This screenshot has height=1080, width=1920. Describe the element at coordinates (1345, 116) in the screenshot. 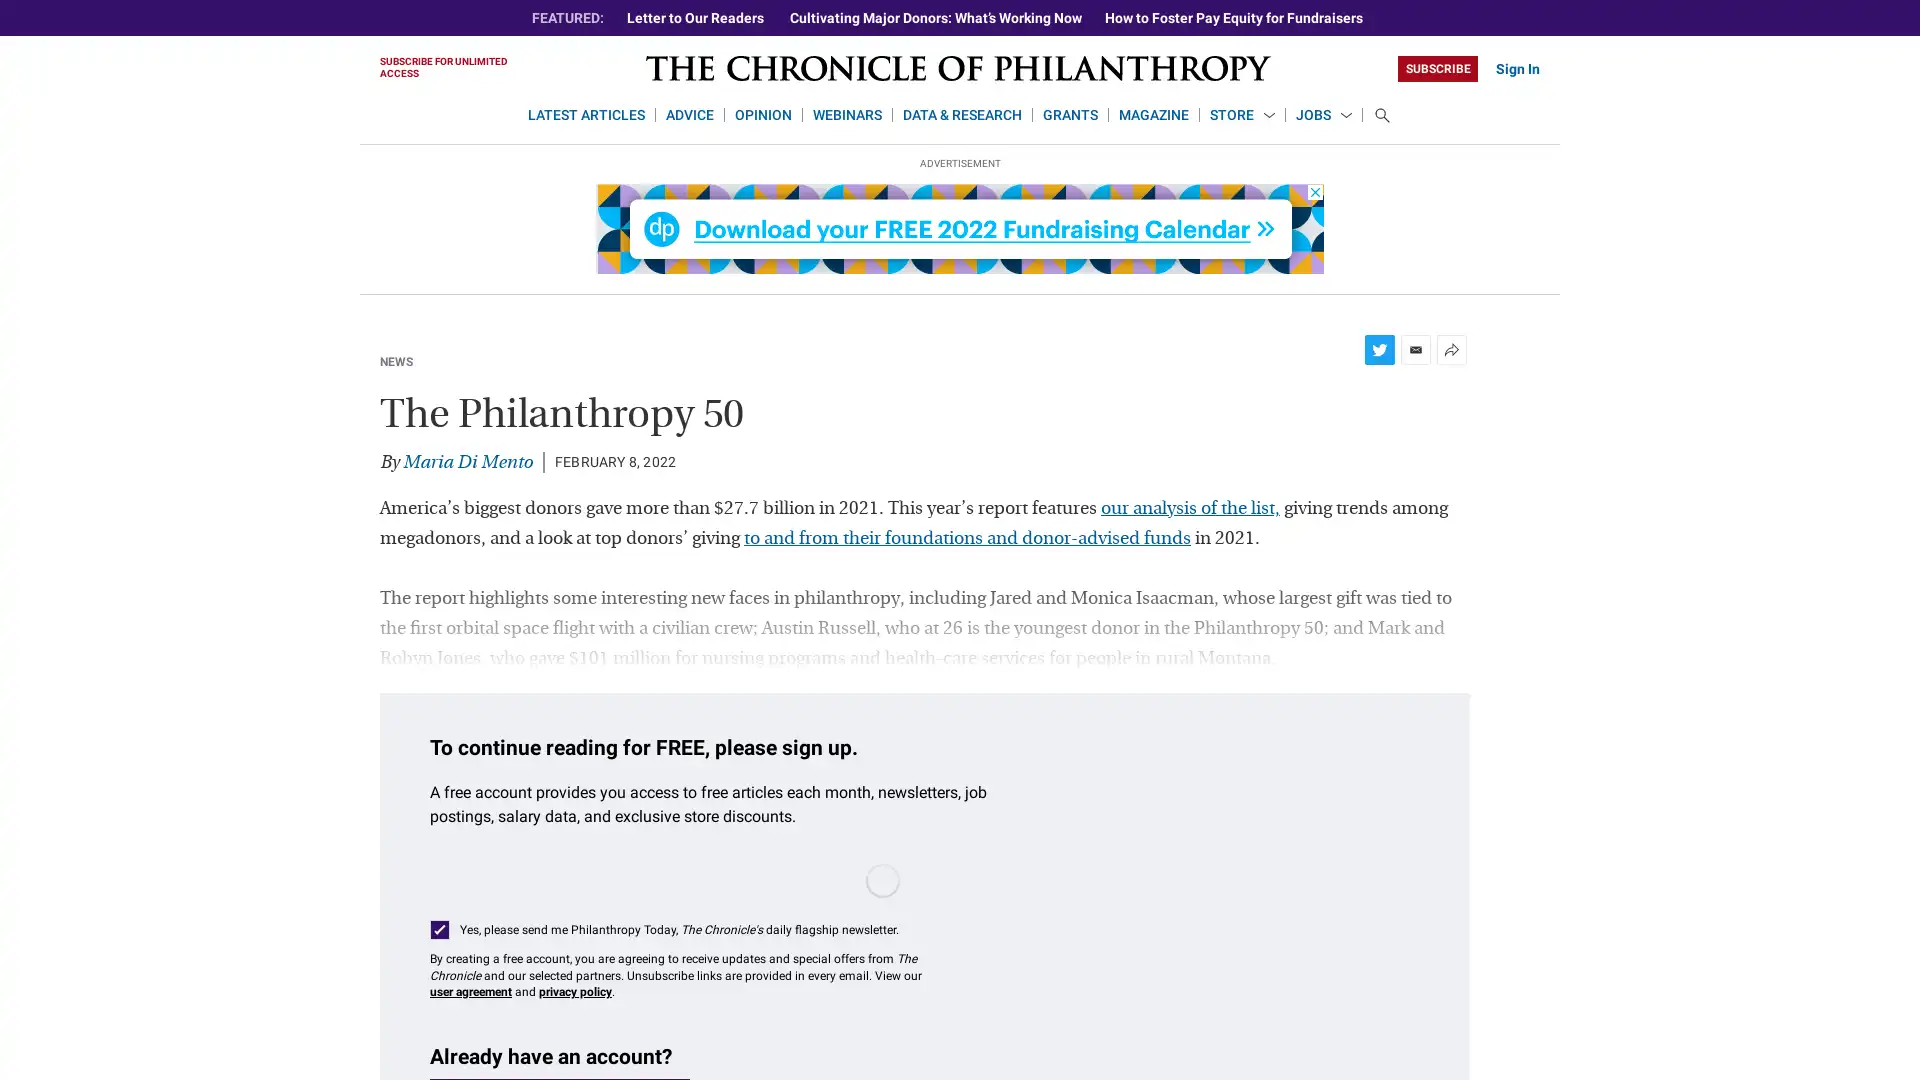

I see `Open Sub Navigation` at that location.